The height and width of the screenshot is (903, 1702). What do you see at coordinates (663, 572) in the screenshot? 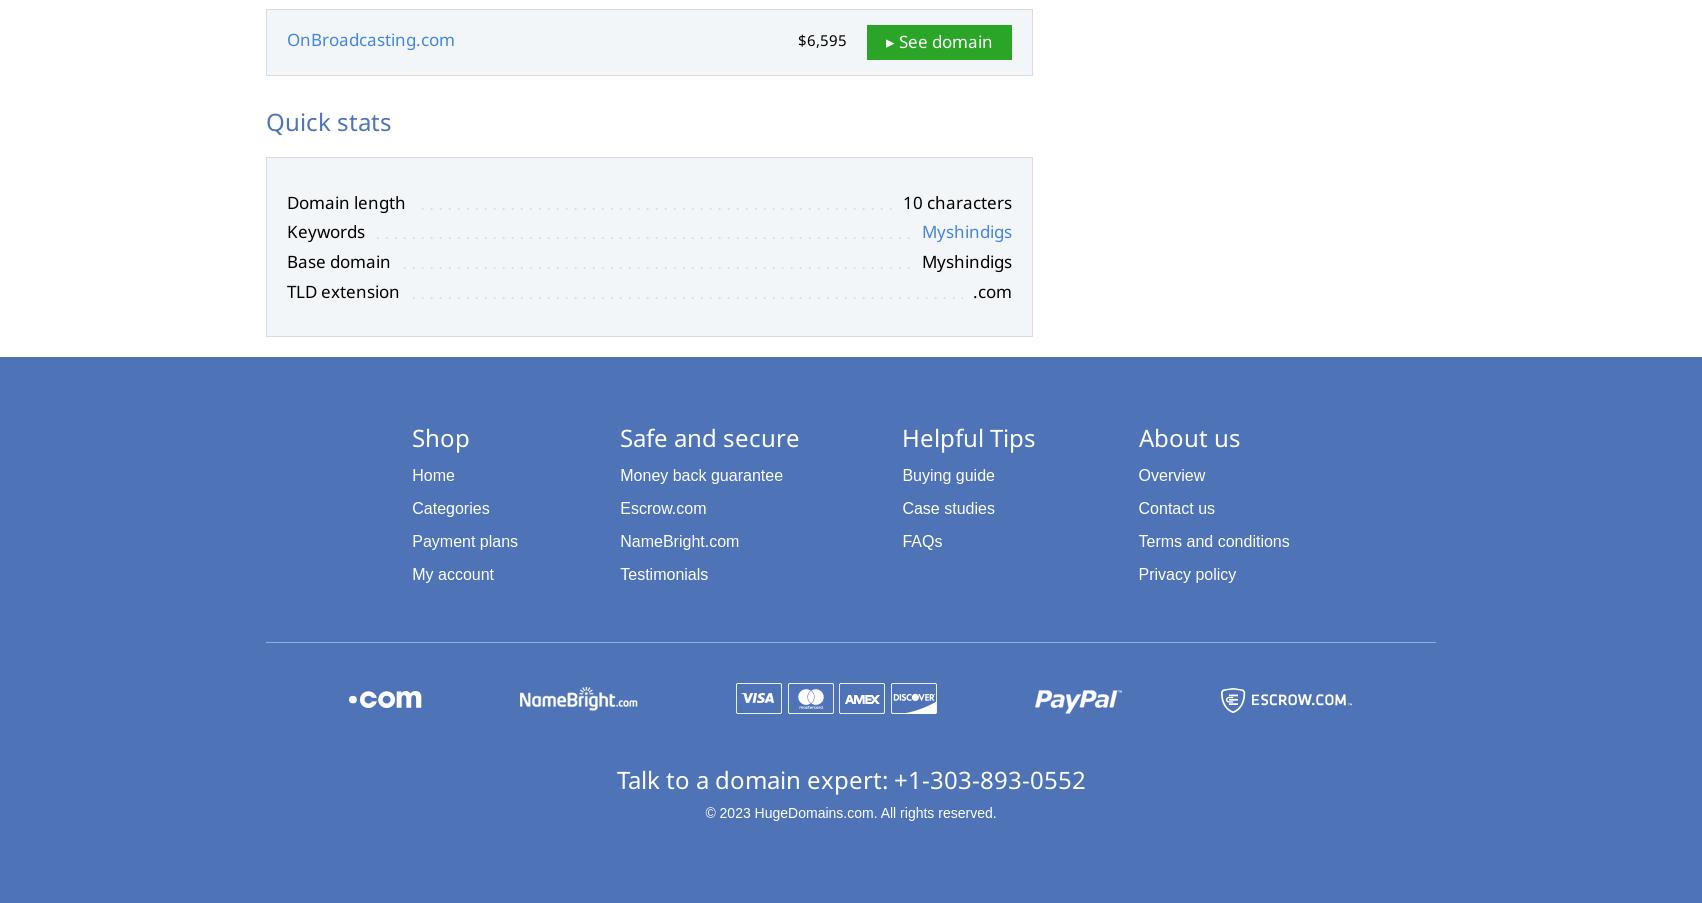
I see `'Testimonials'` at bounding box center [663, 572].